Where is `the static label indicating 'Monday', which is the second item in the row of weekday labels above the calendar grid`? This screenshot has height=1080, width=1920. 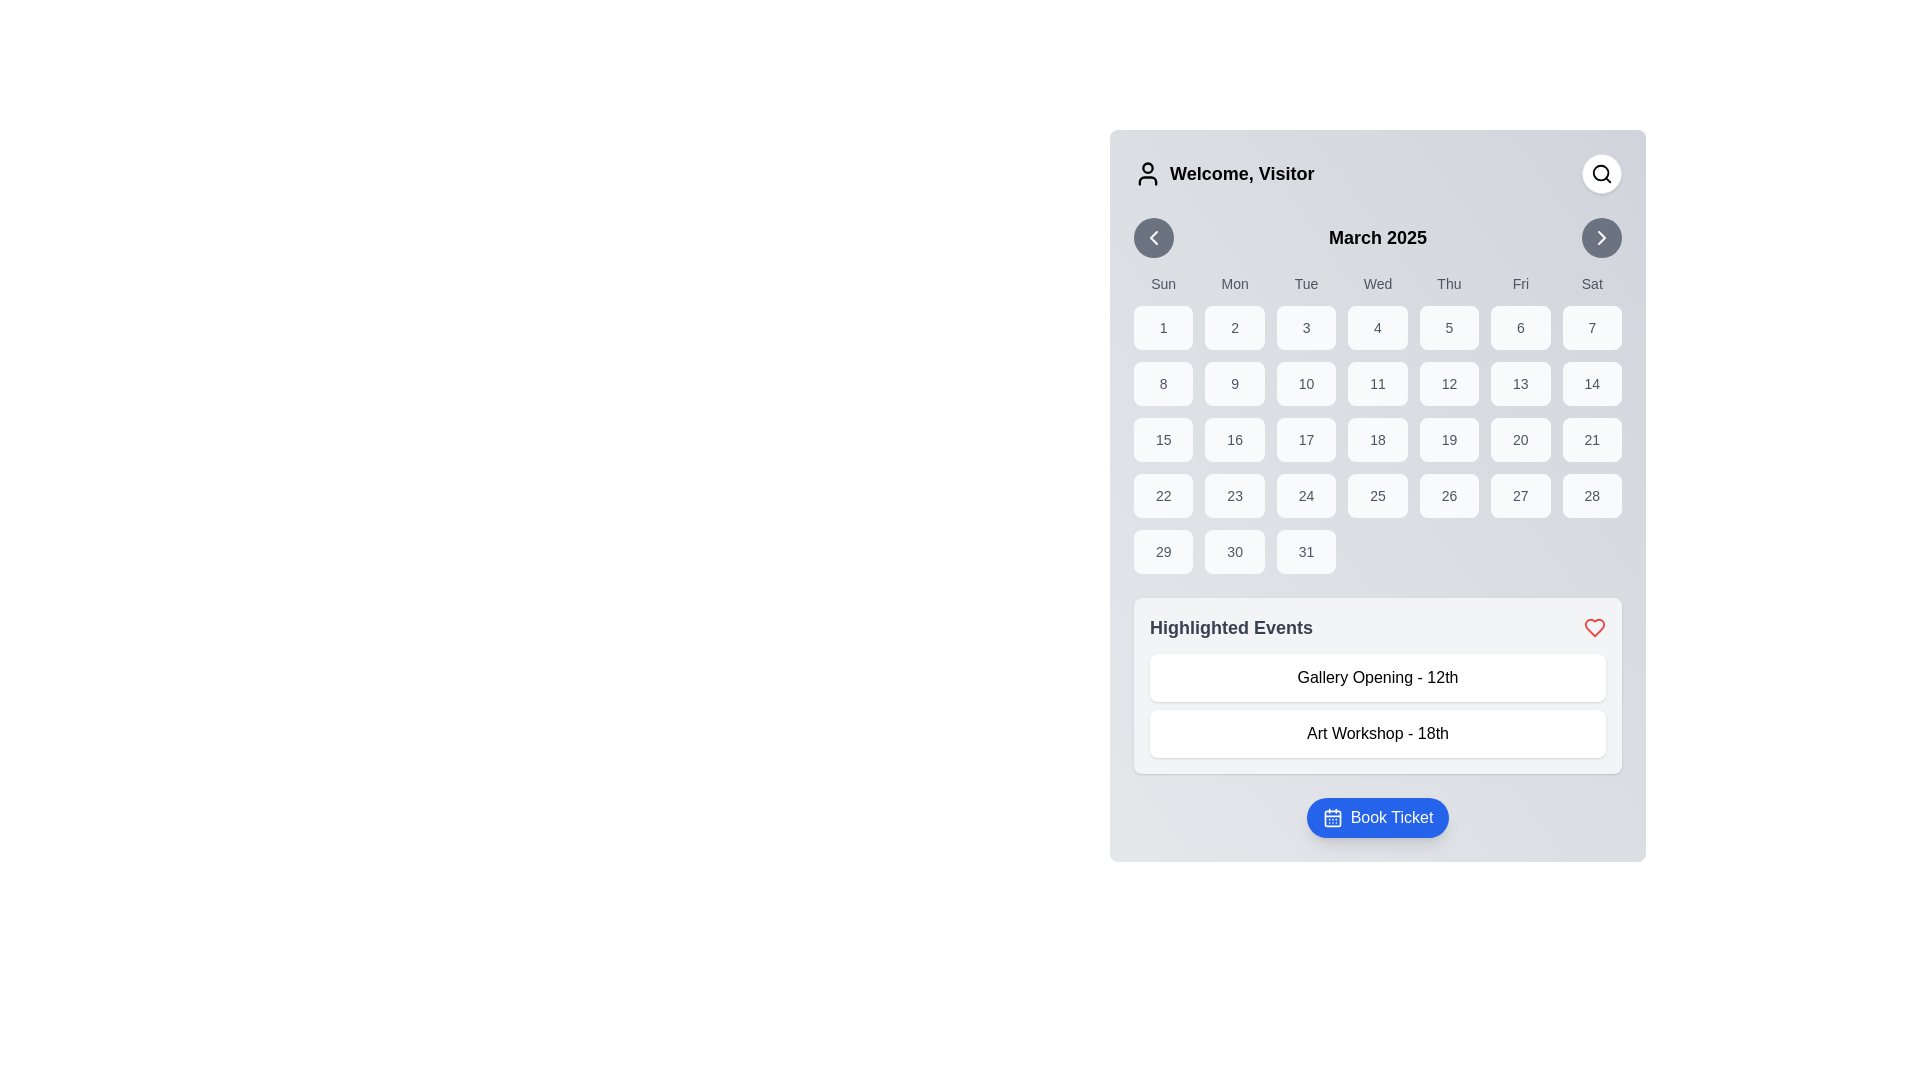
the static label indicating 'Monday', which is the second item in the row of weekday labels above the calendar grid is located at coordinates (1234, 284).